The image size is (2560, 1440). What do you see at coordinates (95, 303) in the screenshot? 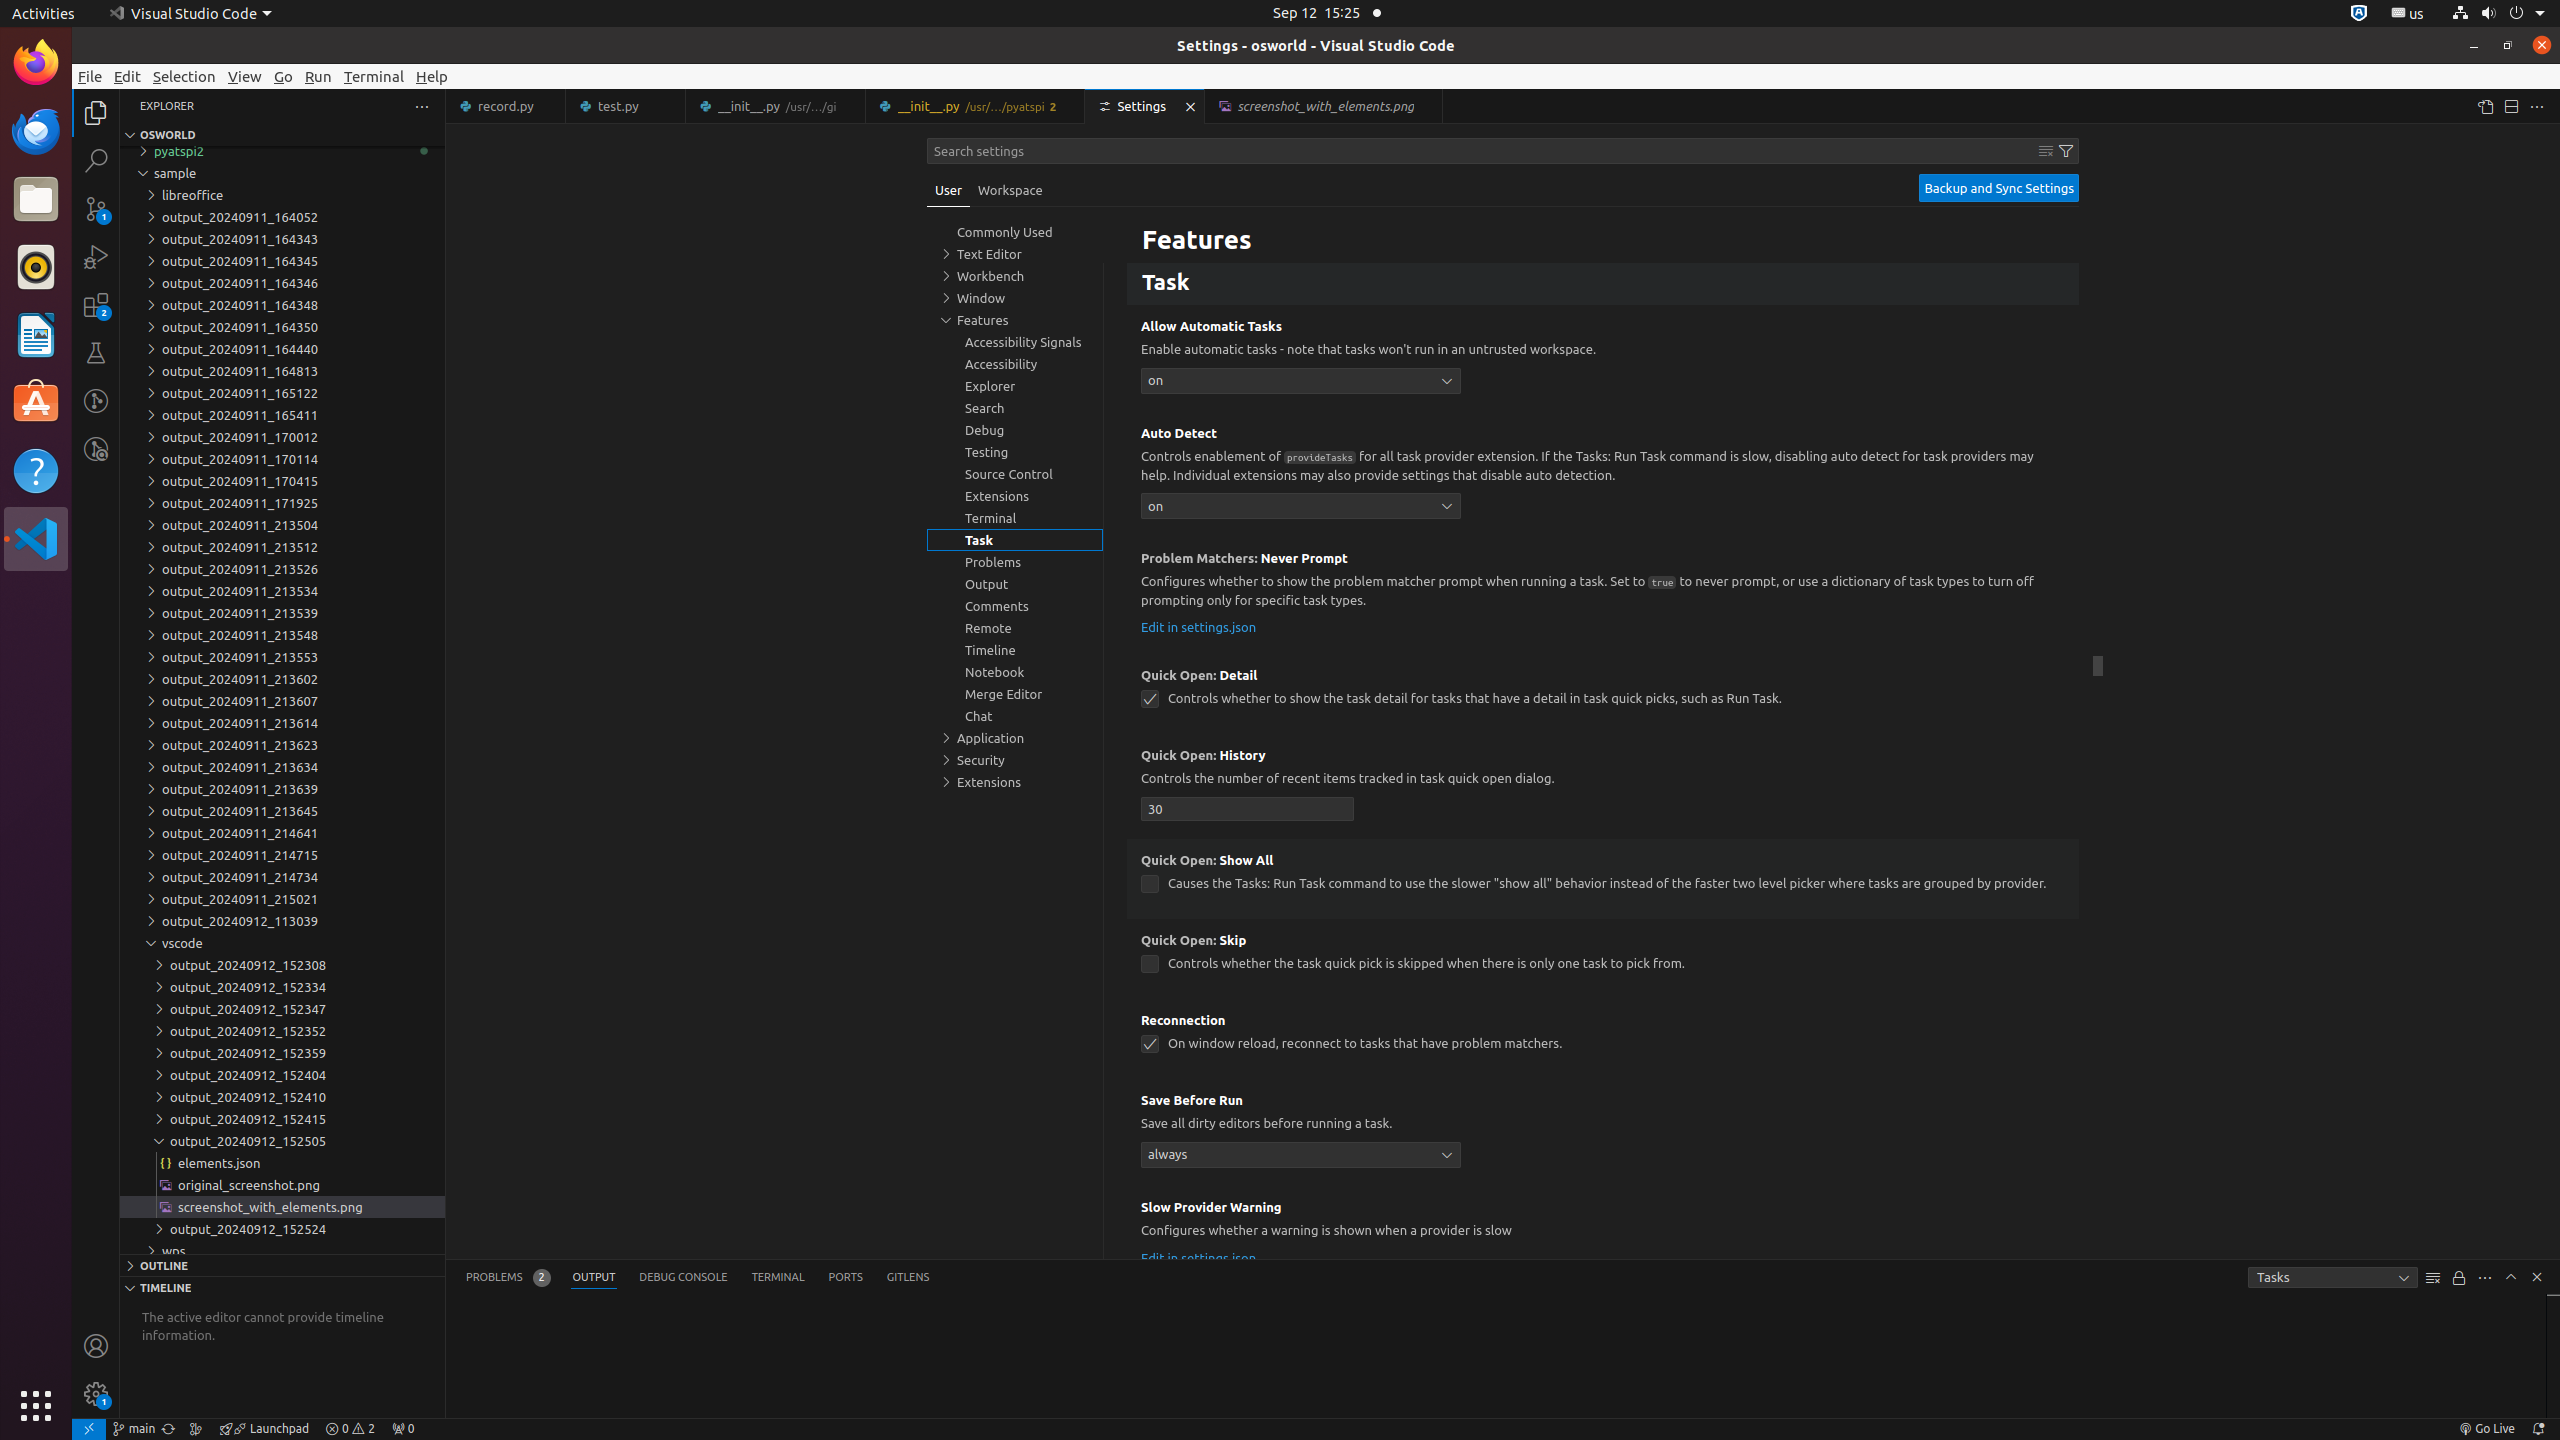
I see `'Extensions (Ctrl+Shift+X) - 2 require restart Extensions (Ctrl+Shift+X) - 2 require restart'` at bounding box center [95, 303].